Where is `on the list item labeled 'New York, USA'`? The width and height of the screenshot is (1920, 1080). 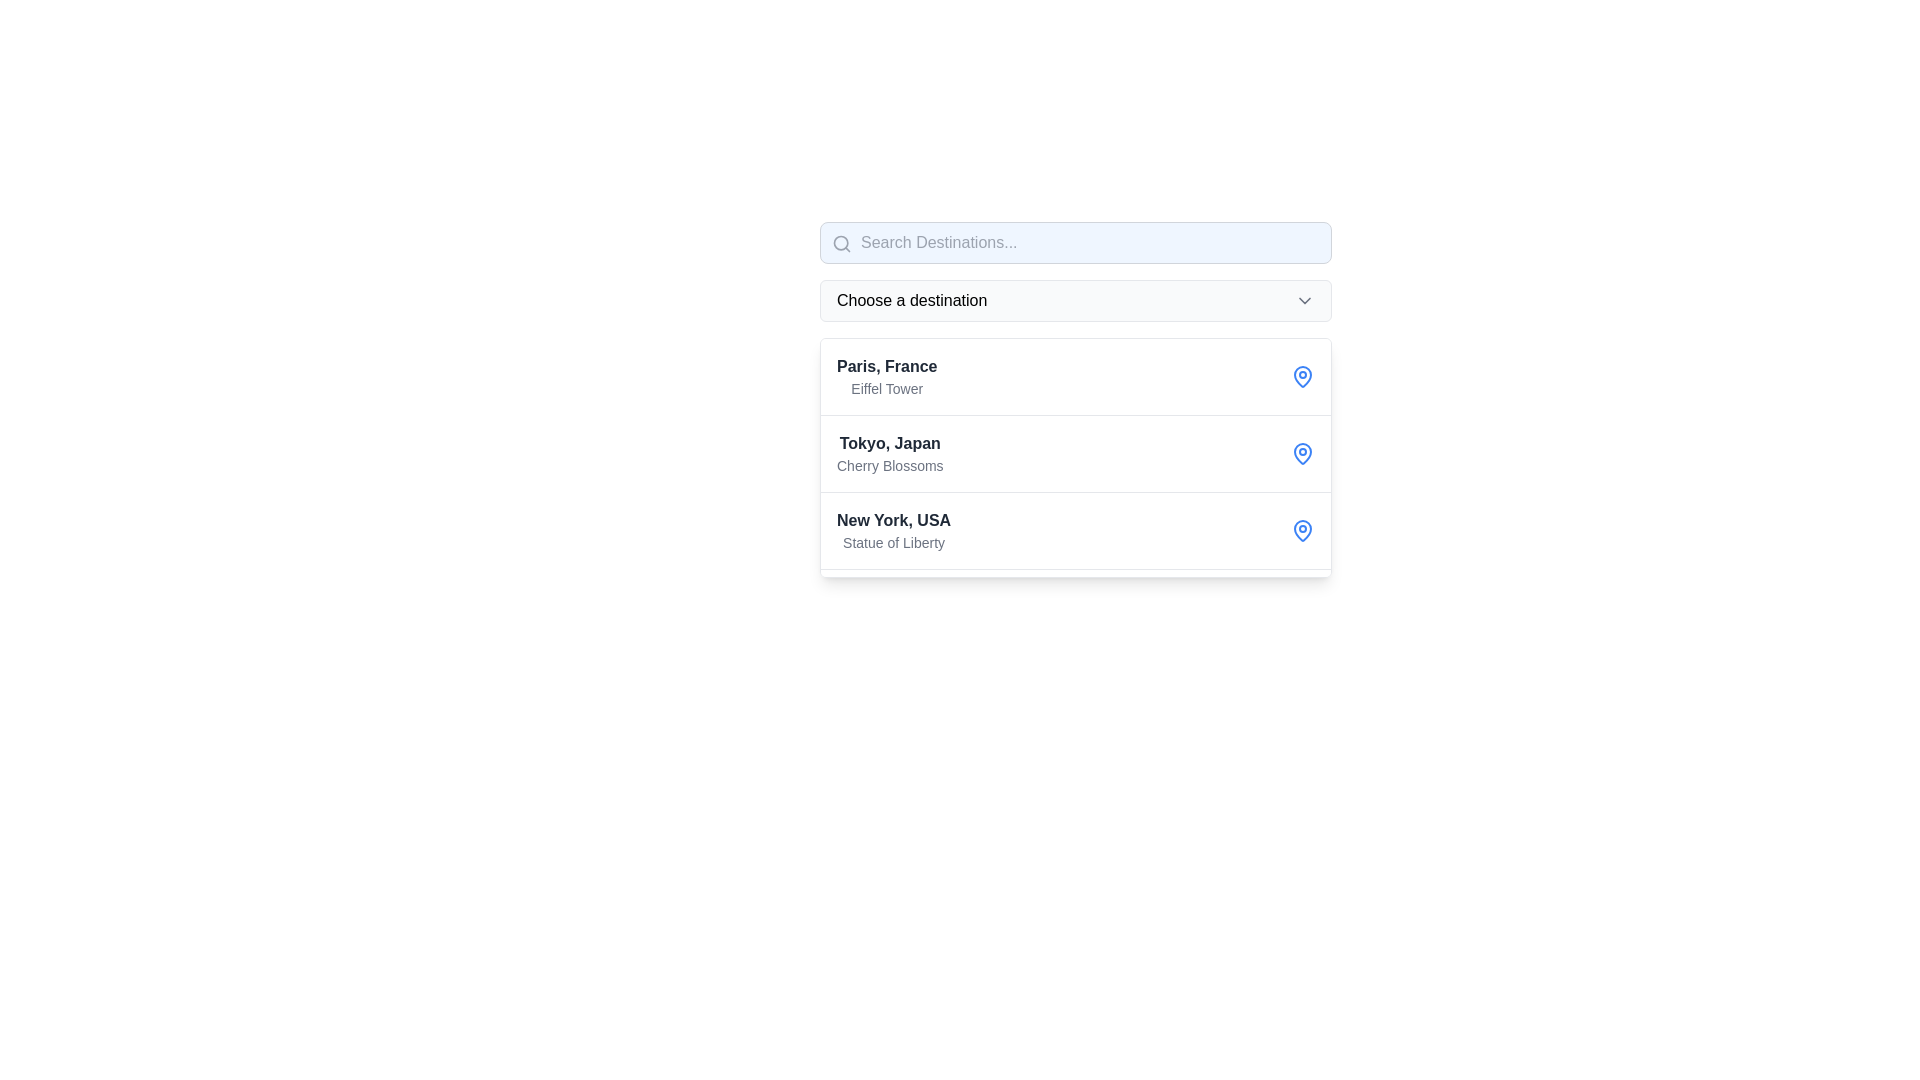 on the list item labeled 'New York, USA' is located at coordinates (893, 530).